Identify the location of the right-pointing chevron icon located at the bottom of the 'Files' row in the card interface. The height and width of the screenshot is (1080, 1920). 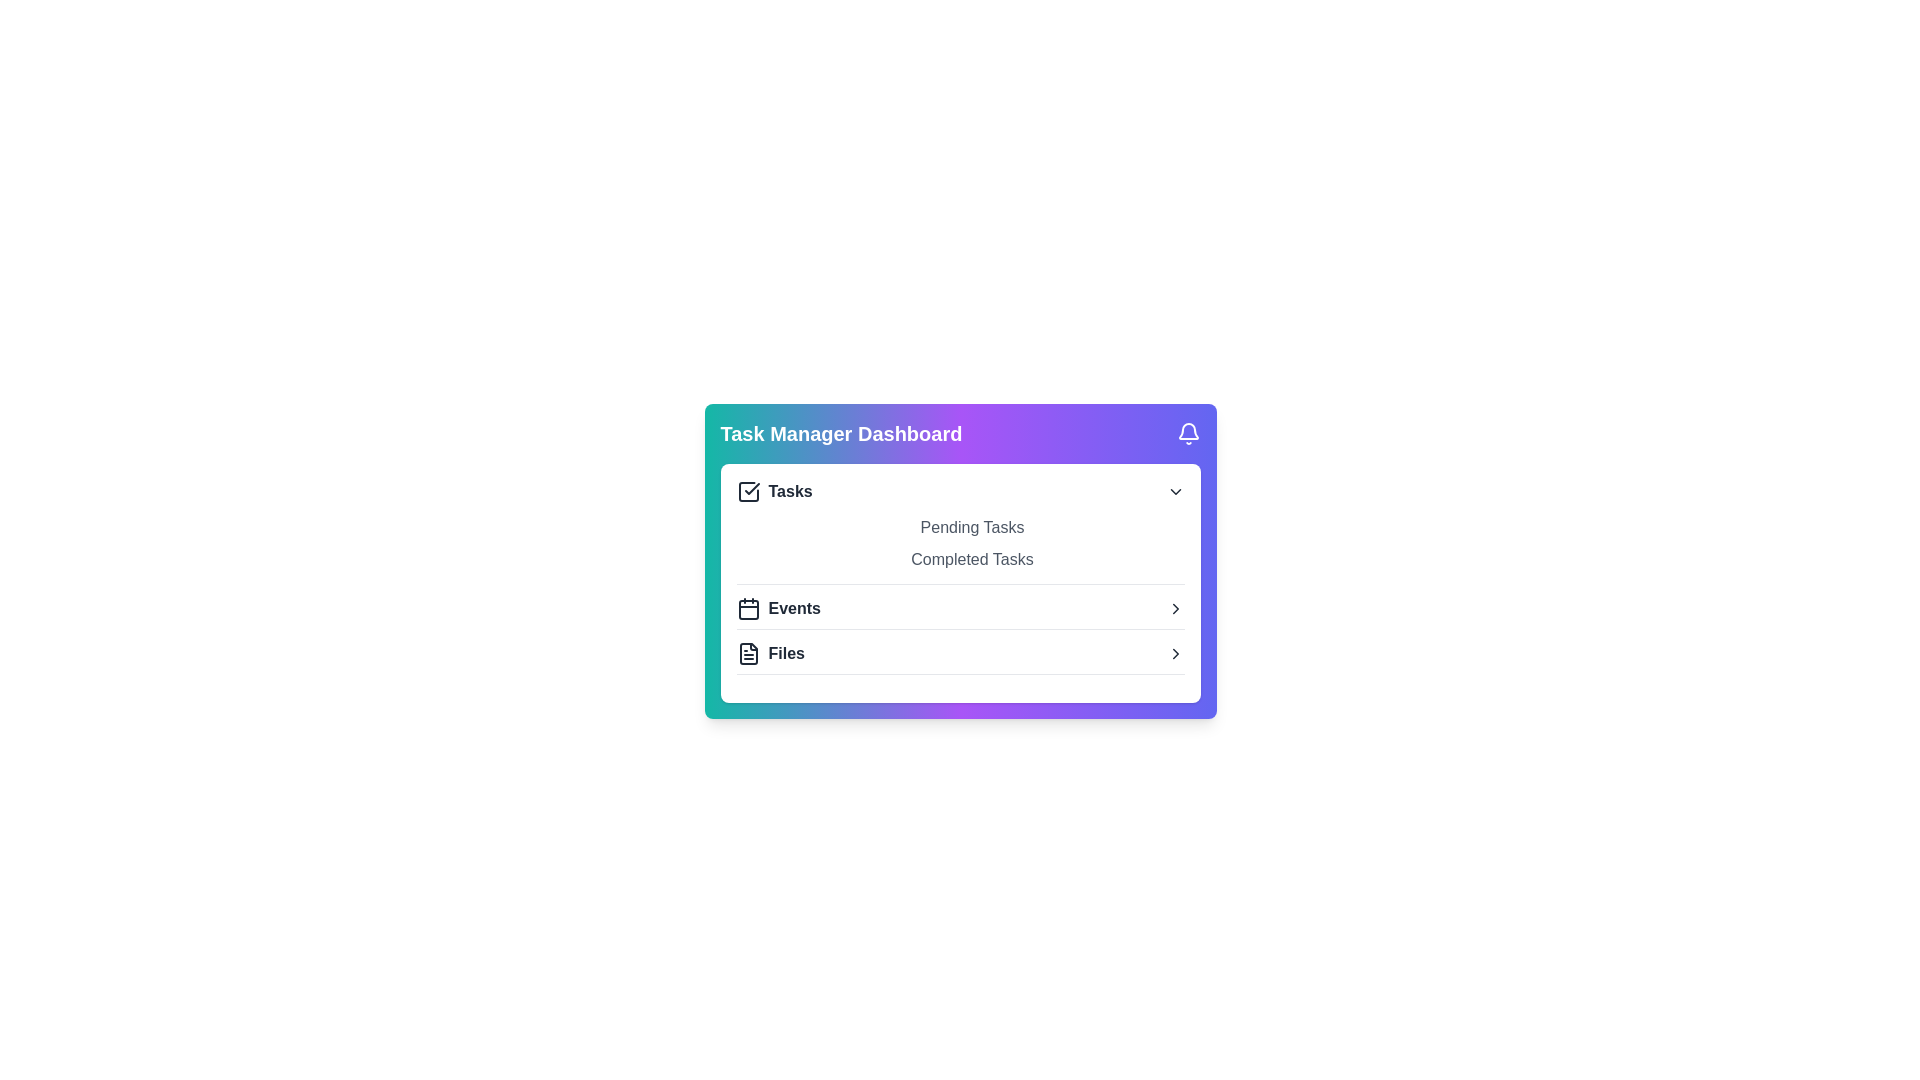
(1175, 608).